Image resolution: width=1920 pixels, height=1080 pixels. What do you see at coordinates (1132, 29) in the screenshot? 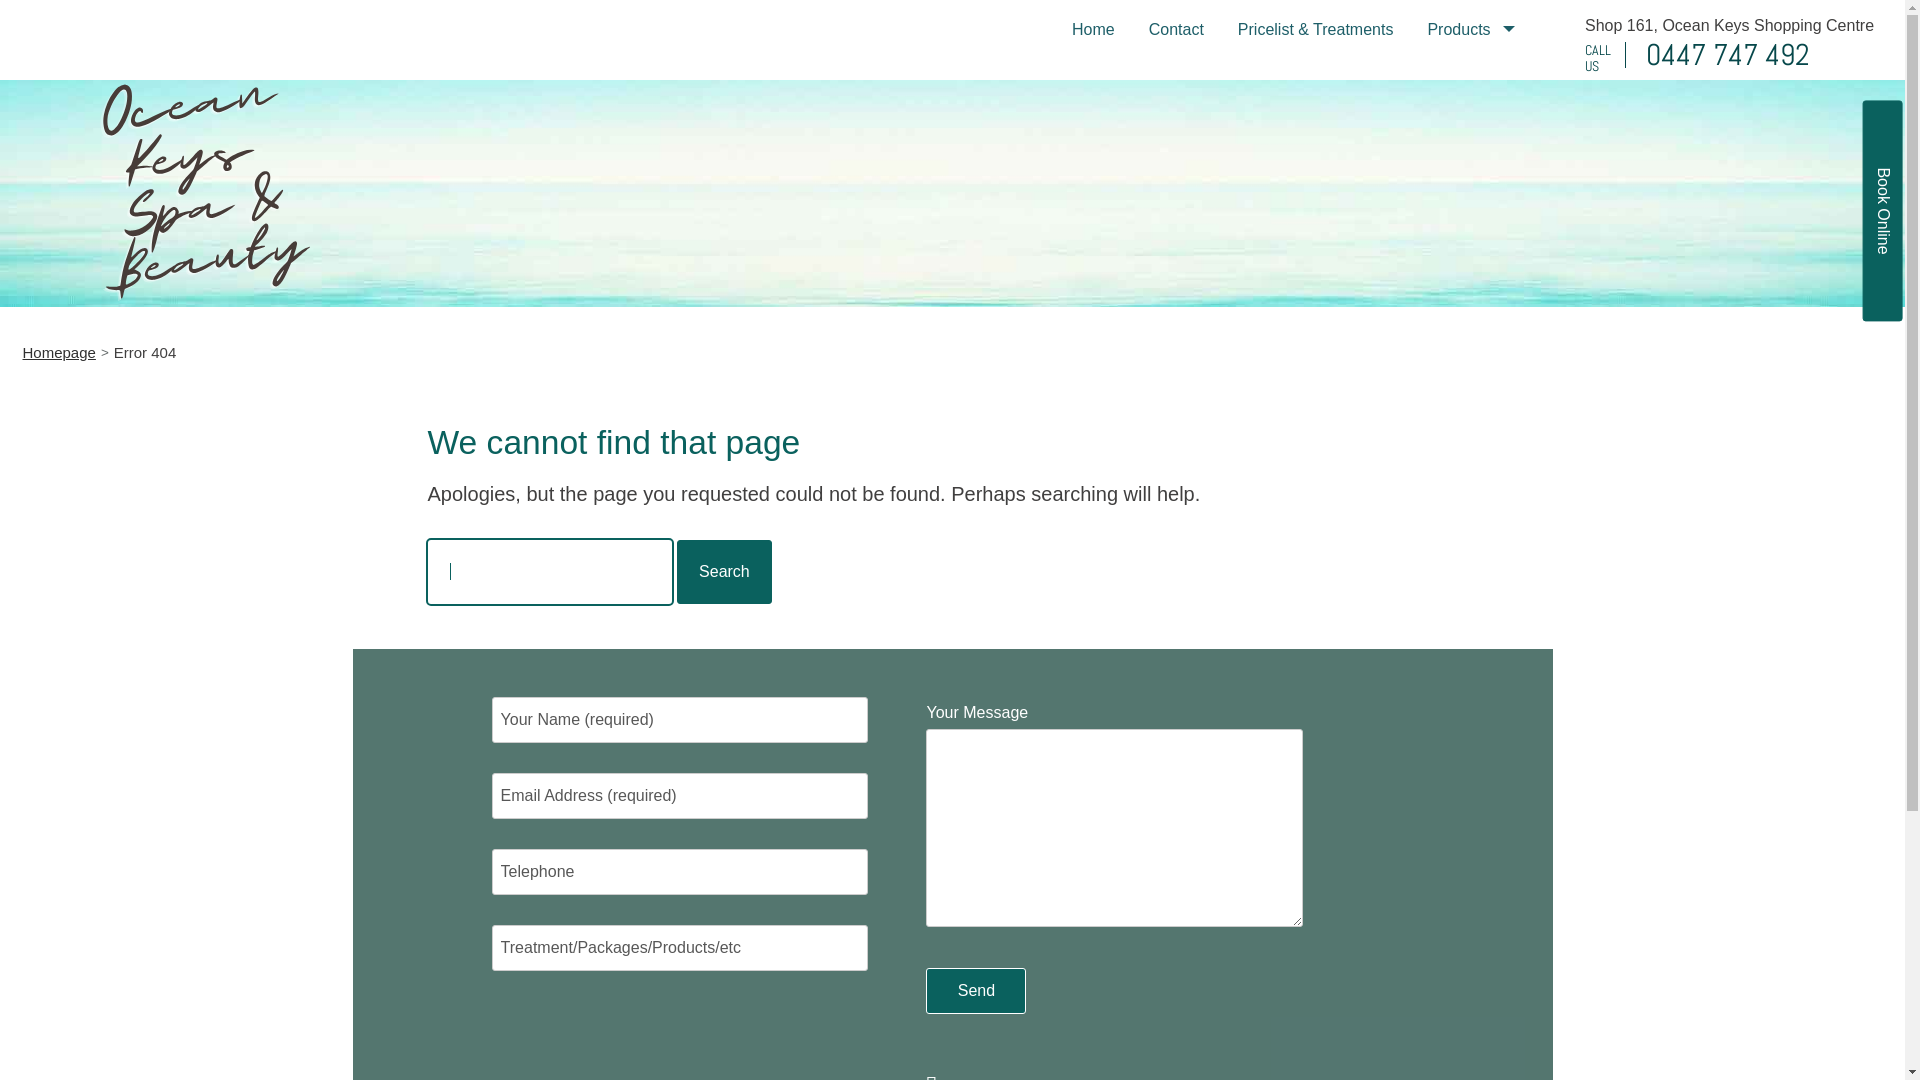
I see `'Contact'` at bounding box center [1132, 29].